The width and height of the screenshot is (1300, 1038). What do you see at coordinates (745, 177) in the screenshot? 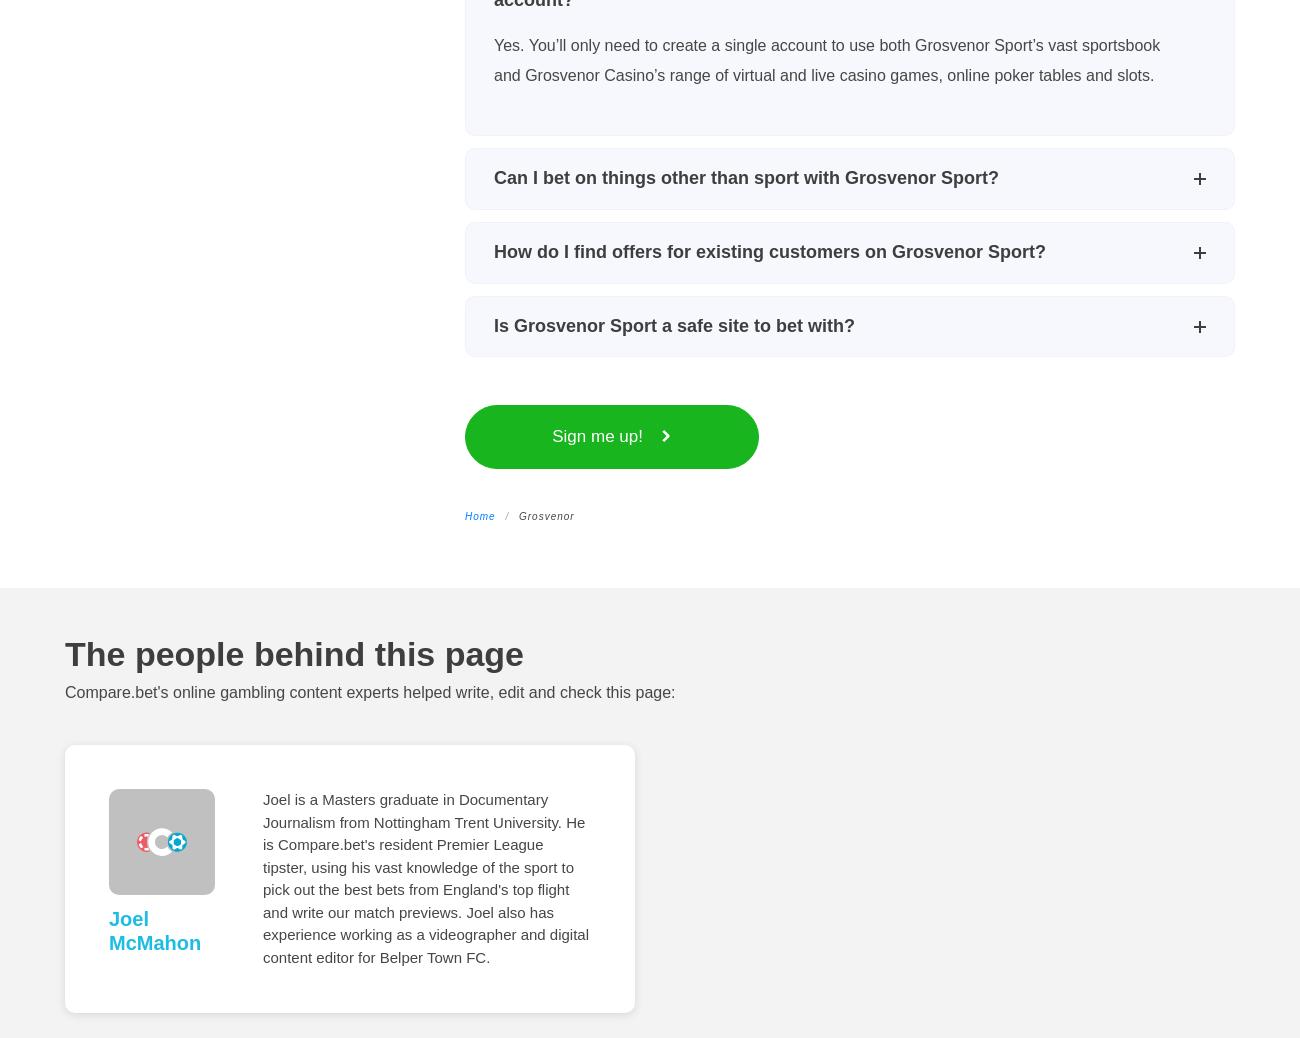
I see `'Can I bet on things other than sport with Grosvenor Sport?'` at bounding box center [745, 177].